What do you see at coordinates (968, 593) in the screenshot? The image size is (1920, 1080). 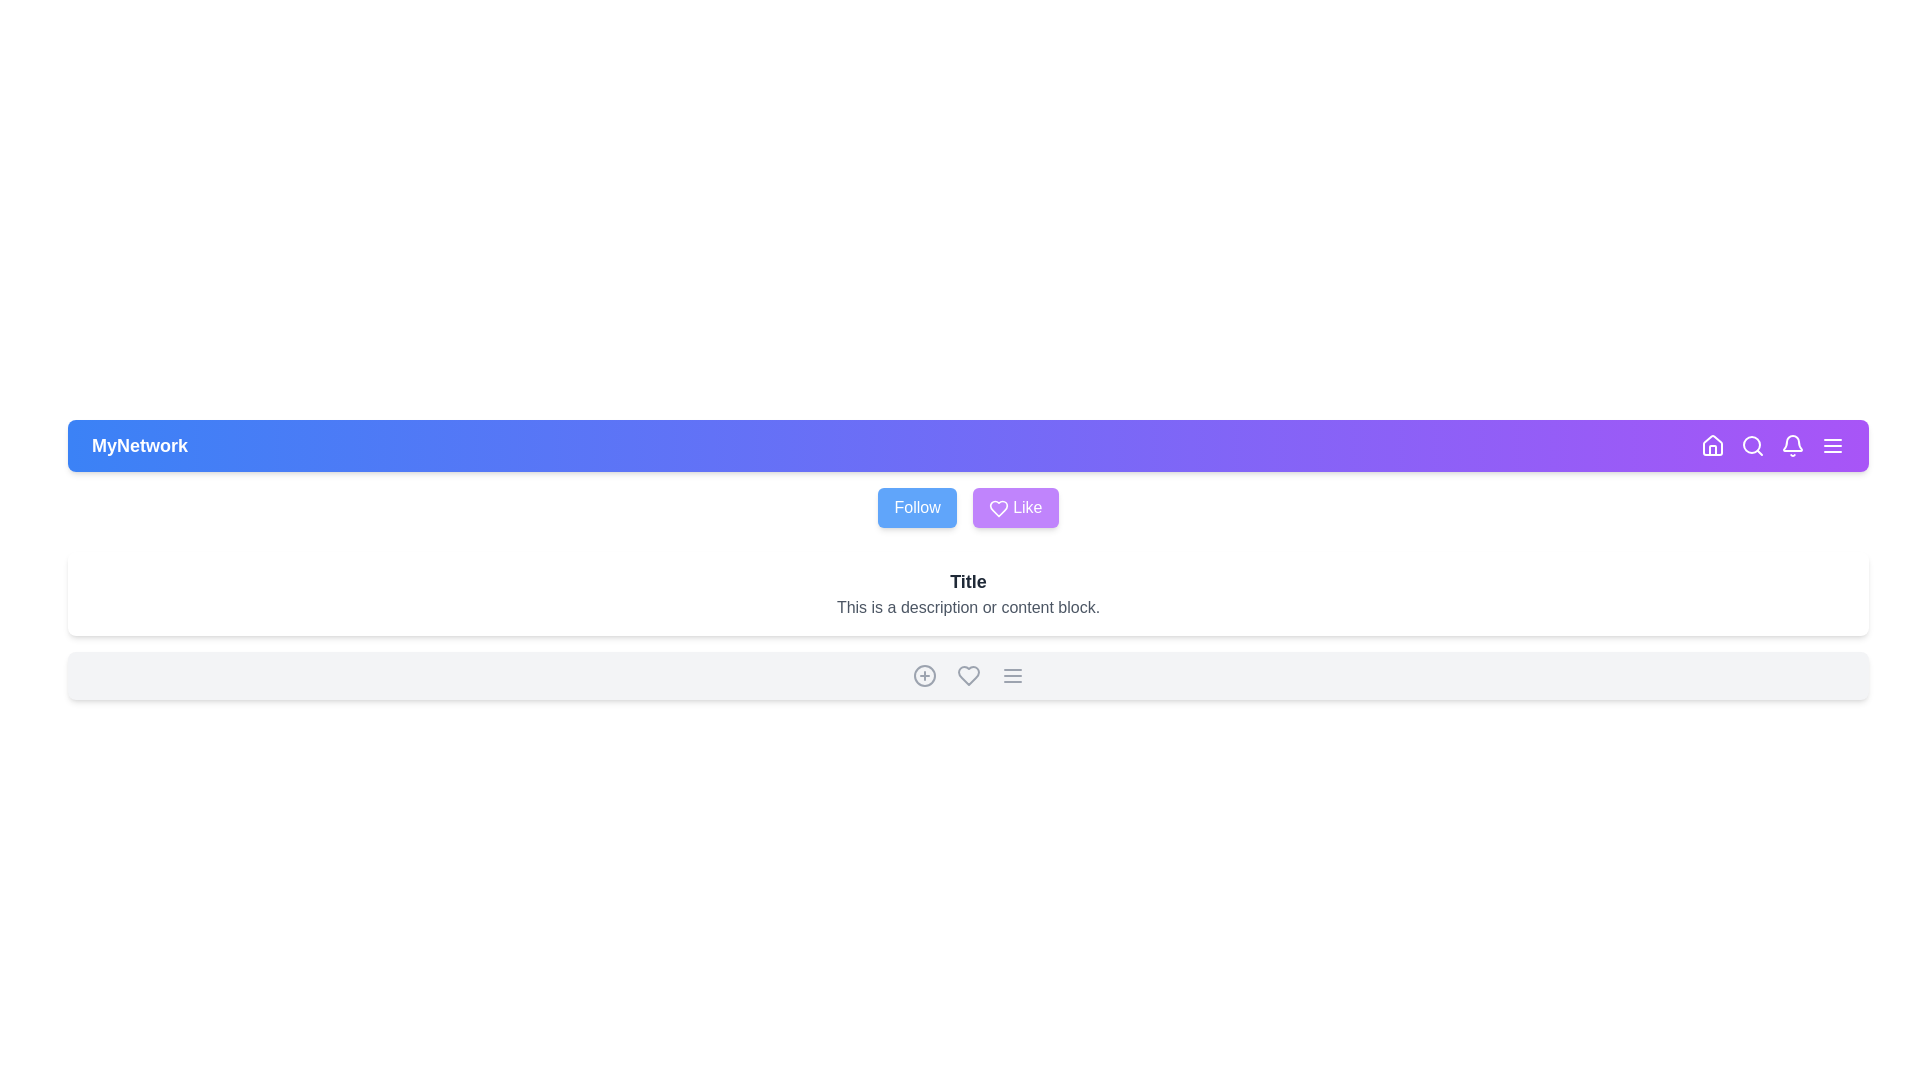 I see `text content of the content block which includes a bold title and a description below it` at bounding box center [968, 593].